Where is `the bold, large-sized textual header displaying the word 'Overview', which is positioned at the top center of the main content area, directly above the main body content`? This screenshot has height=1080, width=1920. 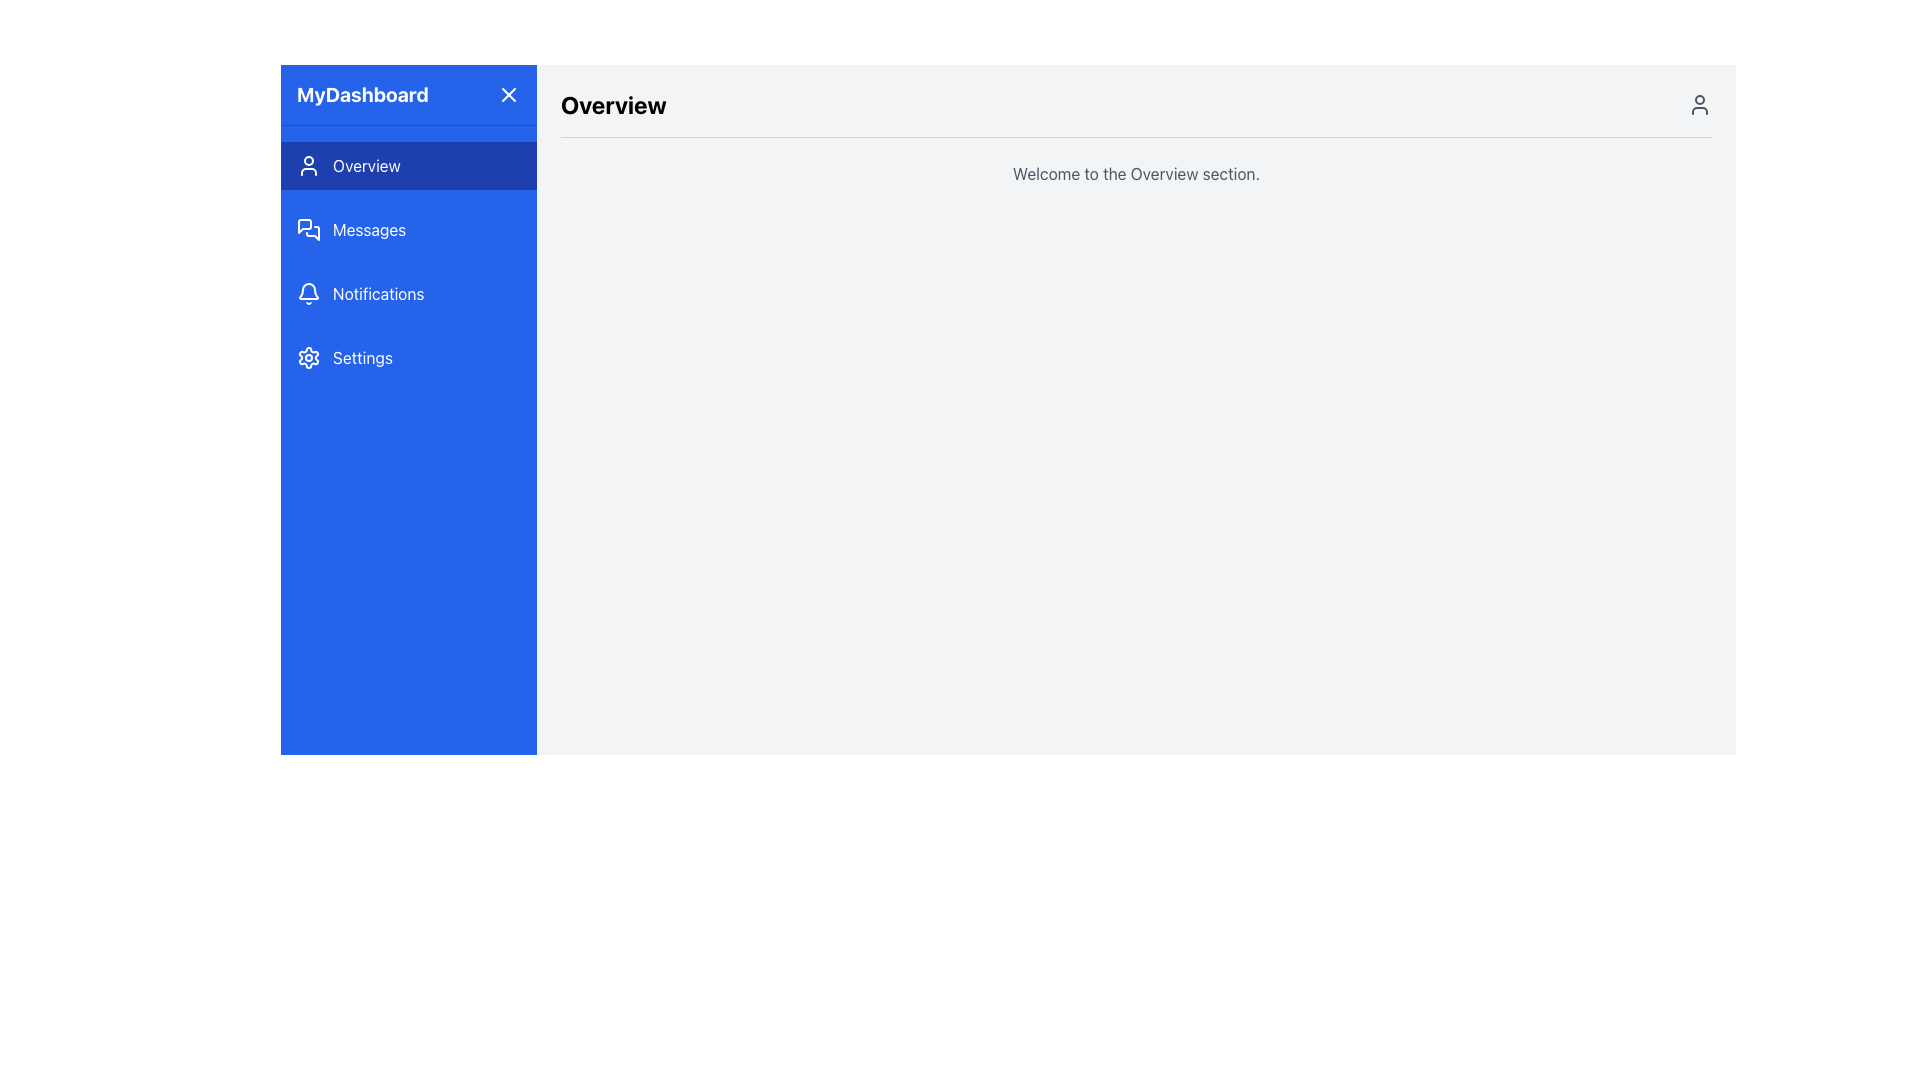
the bold, large-sized textual header displaying the word 'Overview', which is positioned at the top center of the main content area, directly above the main body content is located at coordinates (612, 104).